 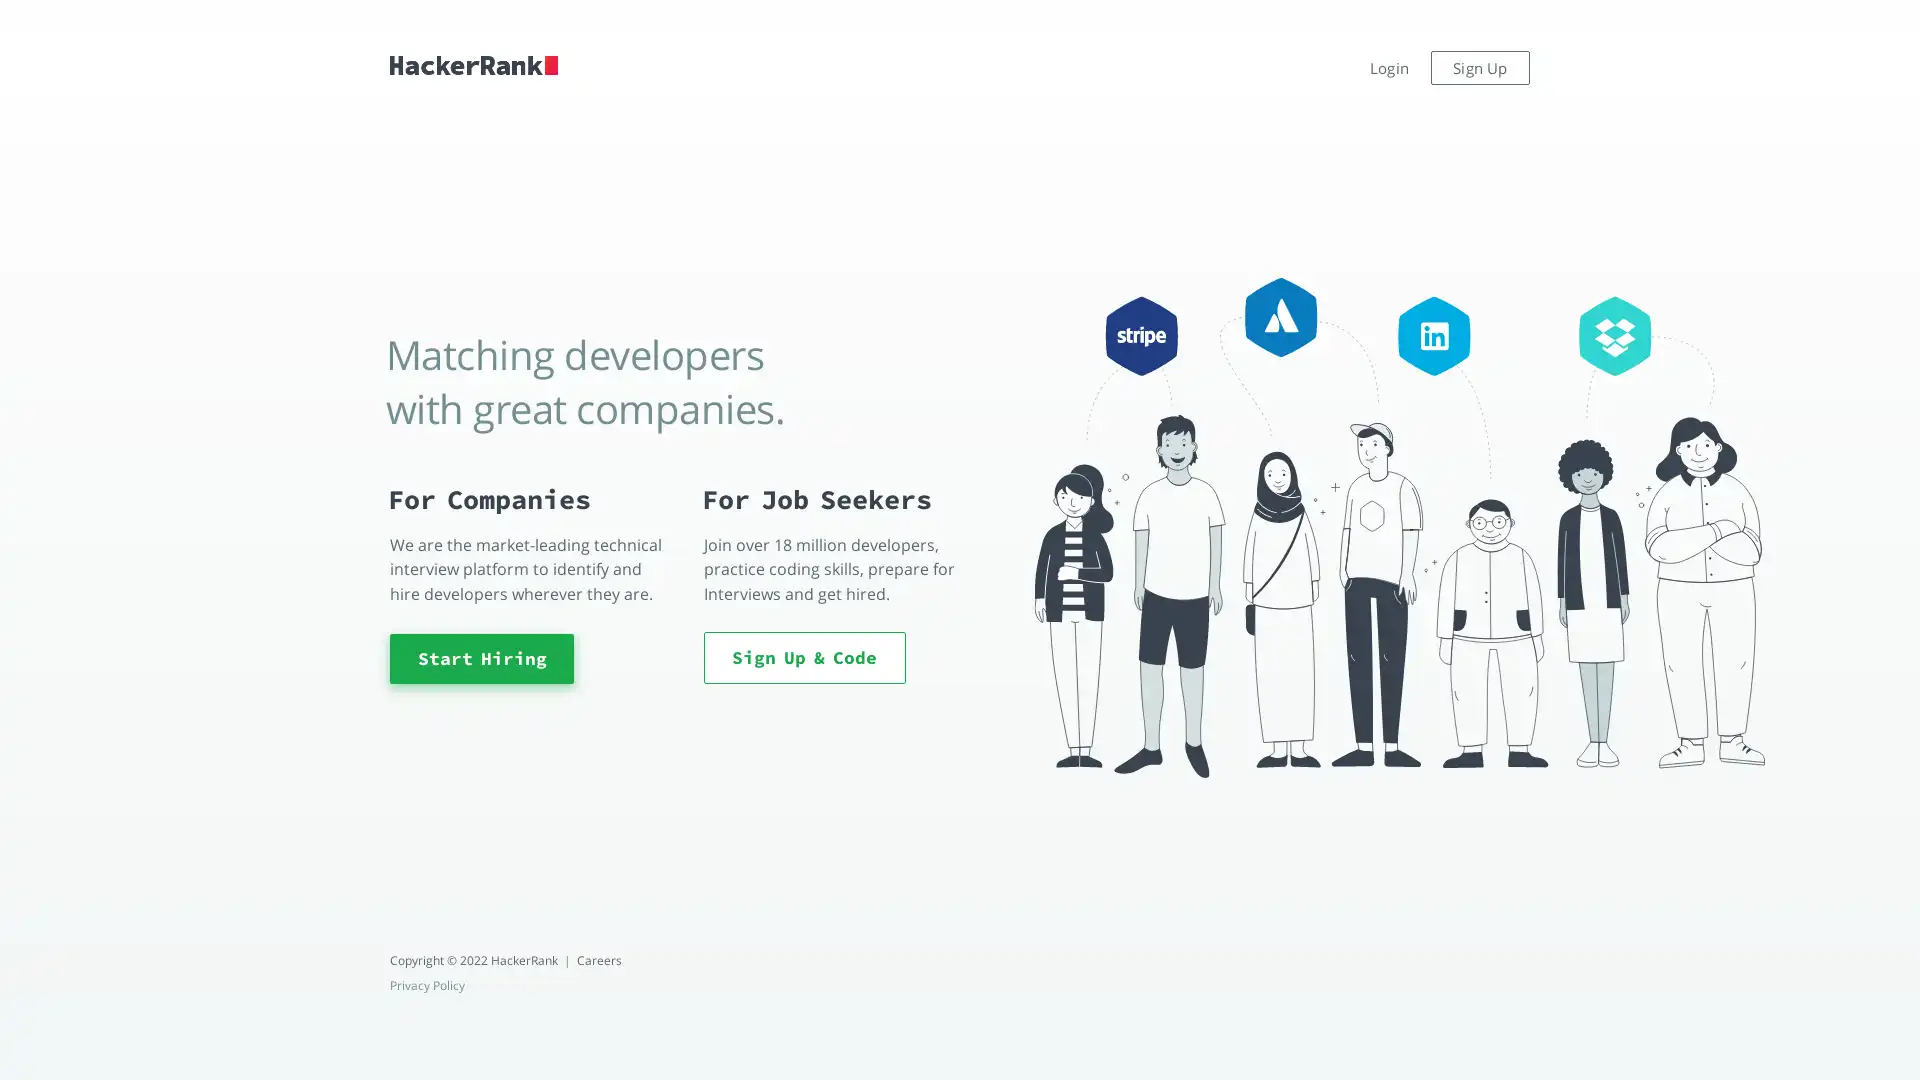 I want to click on Start Hiring, so click(x=481, y=658).